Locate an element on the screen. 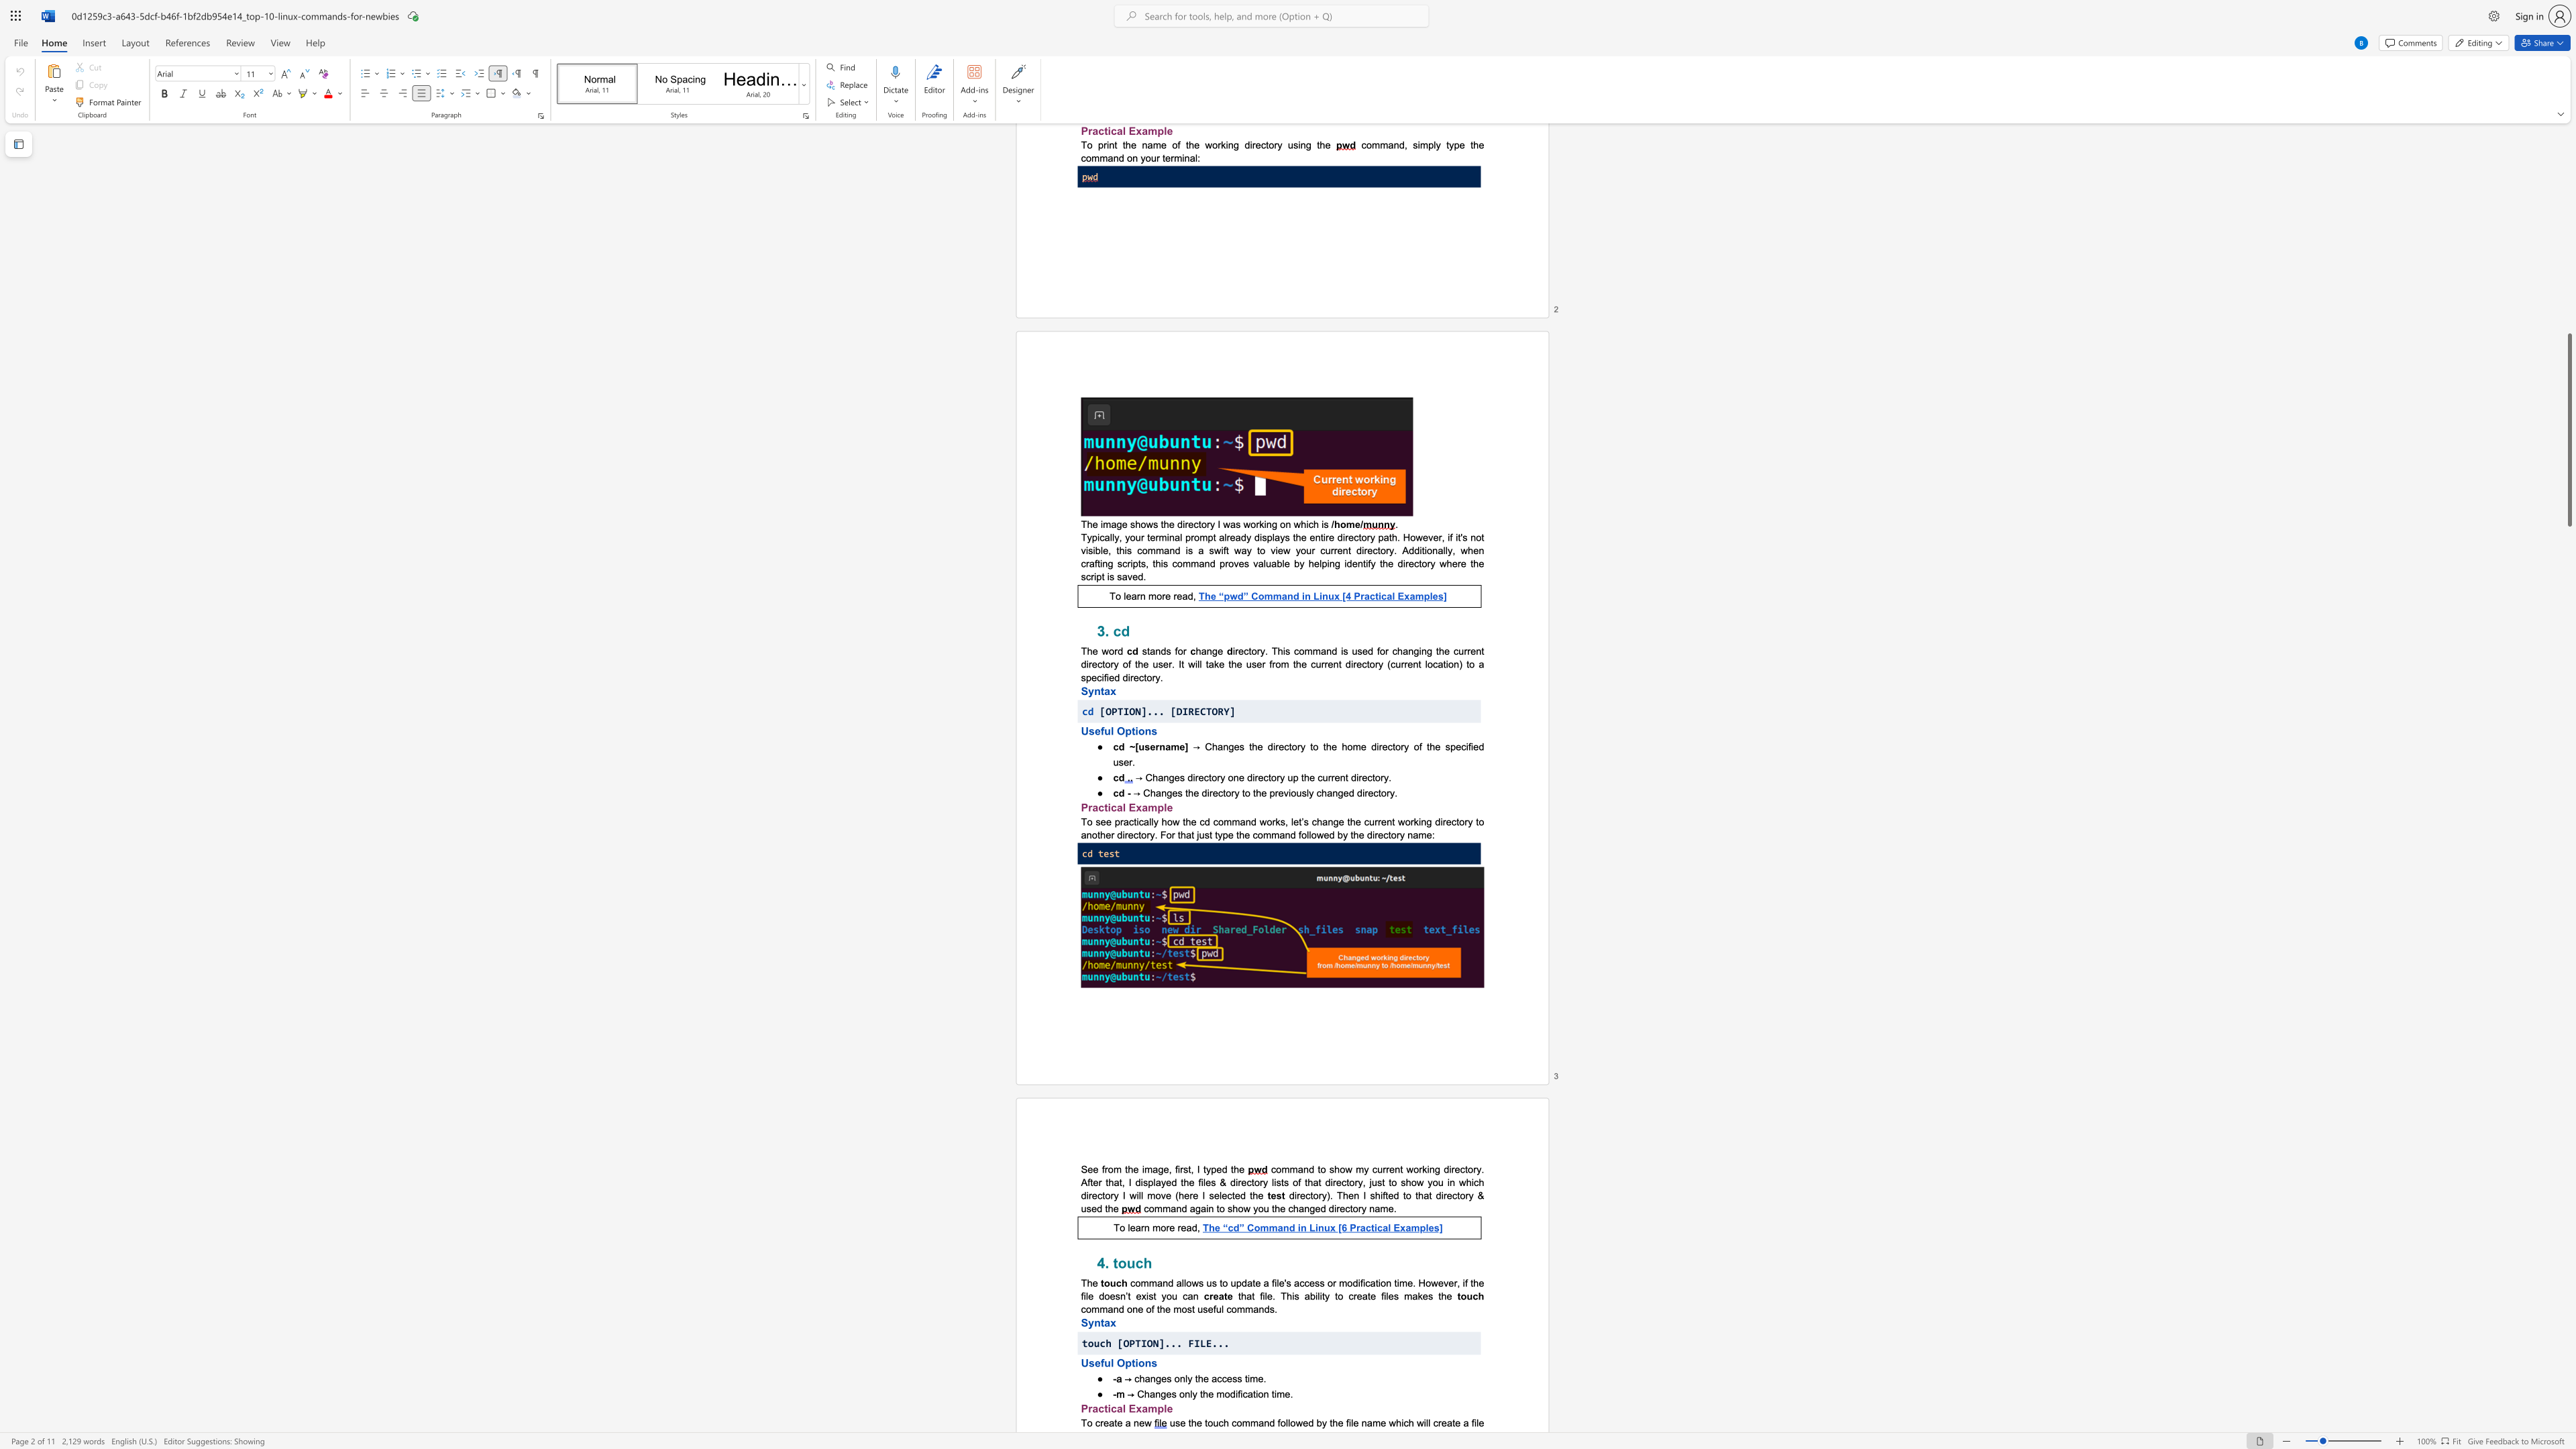 The image size is (2576, 1449). the subset text "Practical Example" within the text "Practical Example" is located at coordinates (1080, 806).